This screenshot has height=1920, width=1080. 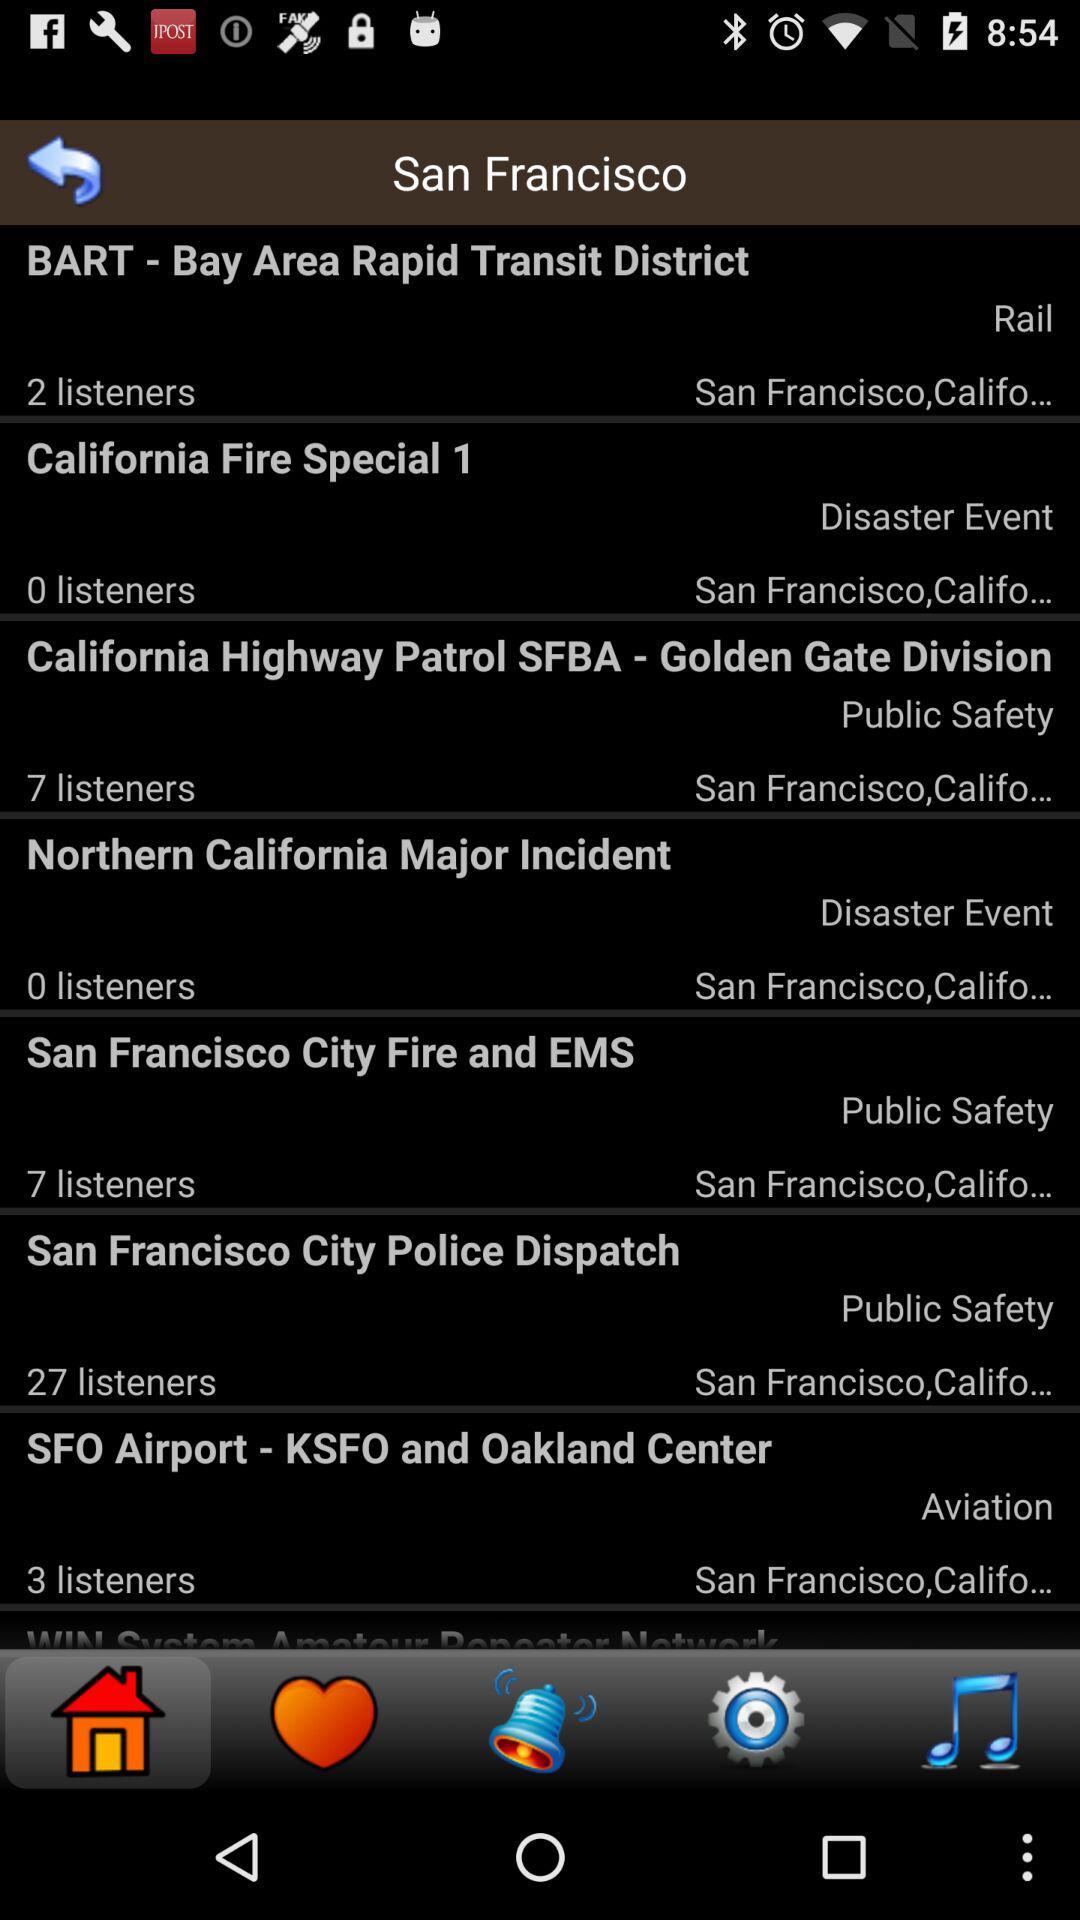 I want to click on item next to the san francisco,california item, so click(x=111, y=390).